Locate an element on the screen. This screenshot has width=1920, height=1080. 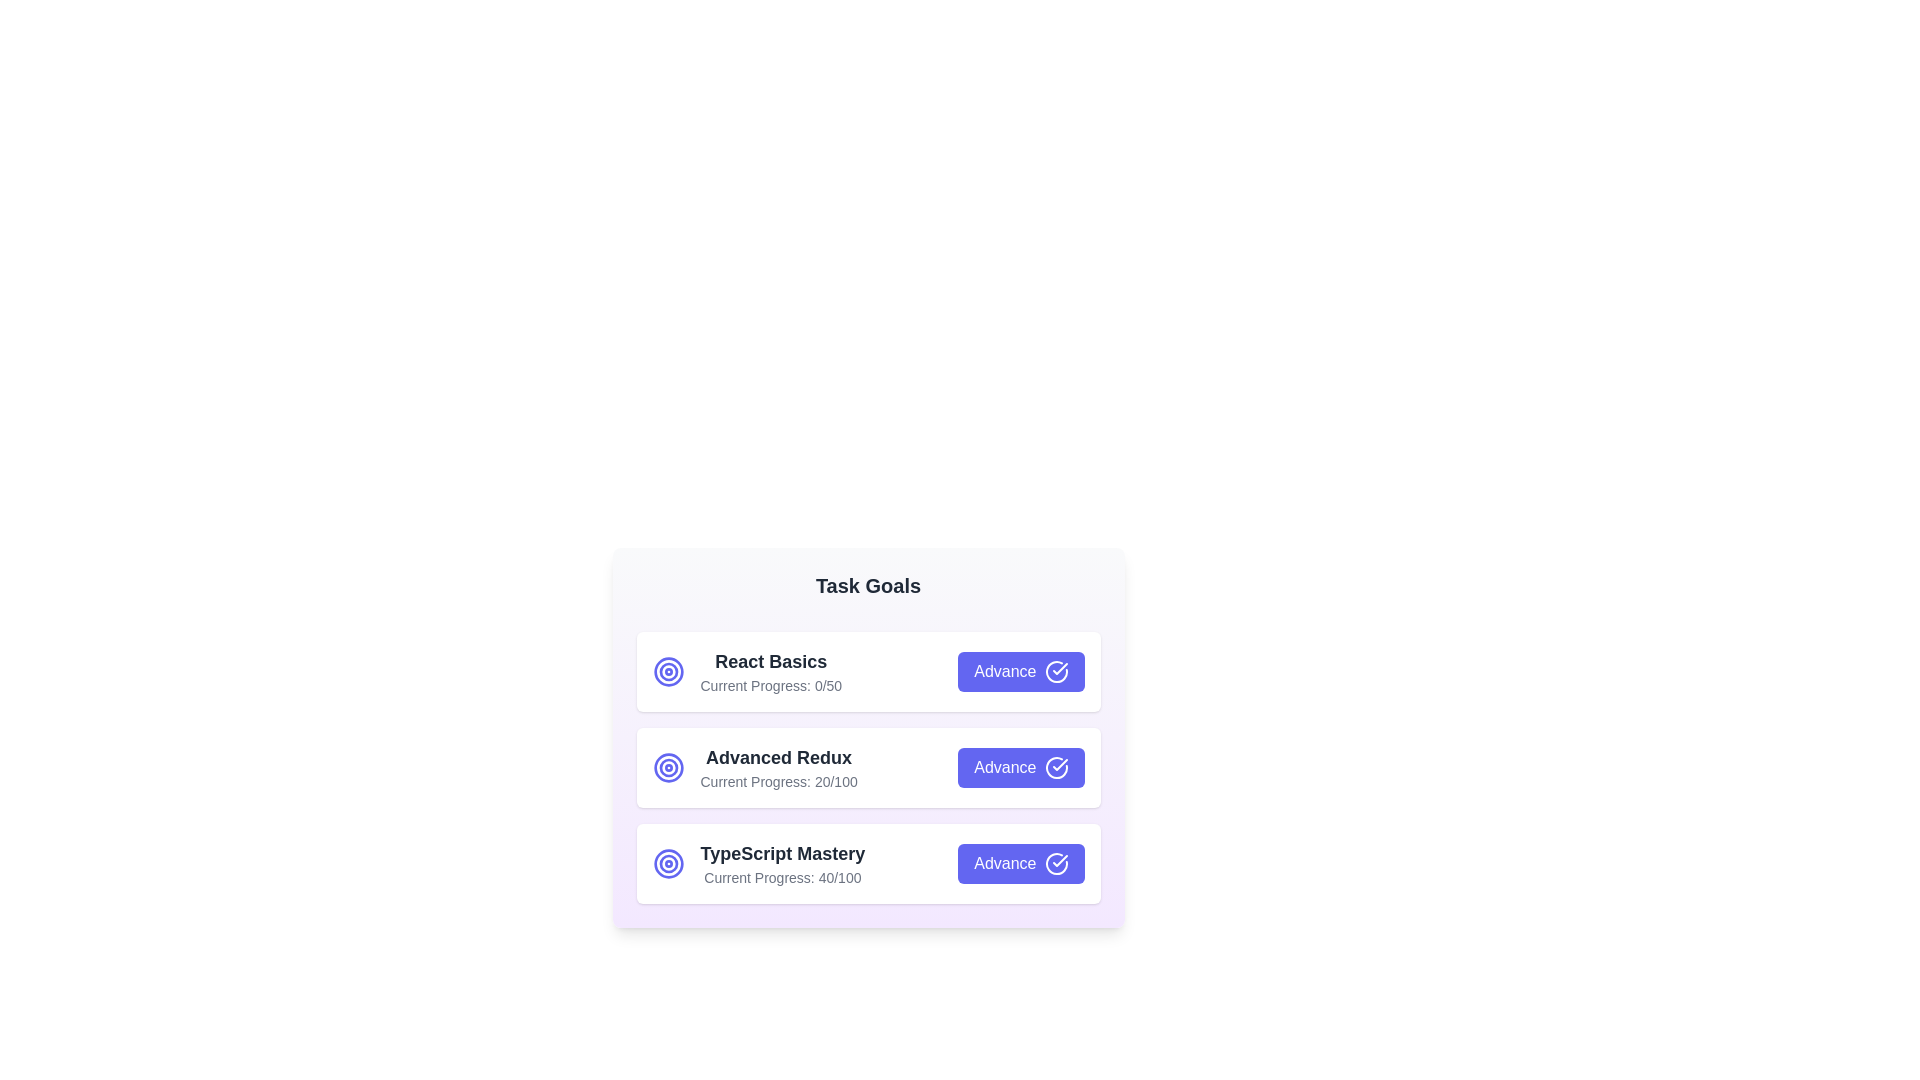
the second concentric circle of the target icon design within the Task Goals card is located at coordinates (668, 671).